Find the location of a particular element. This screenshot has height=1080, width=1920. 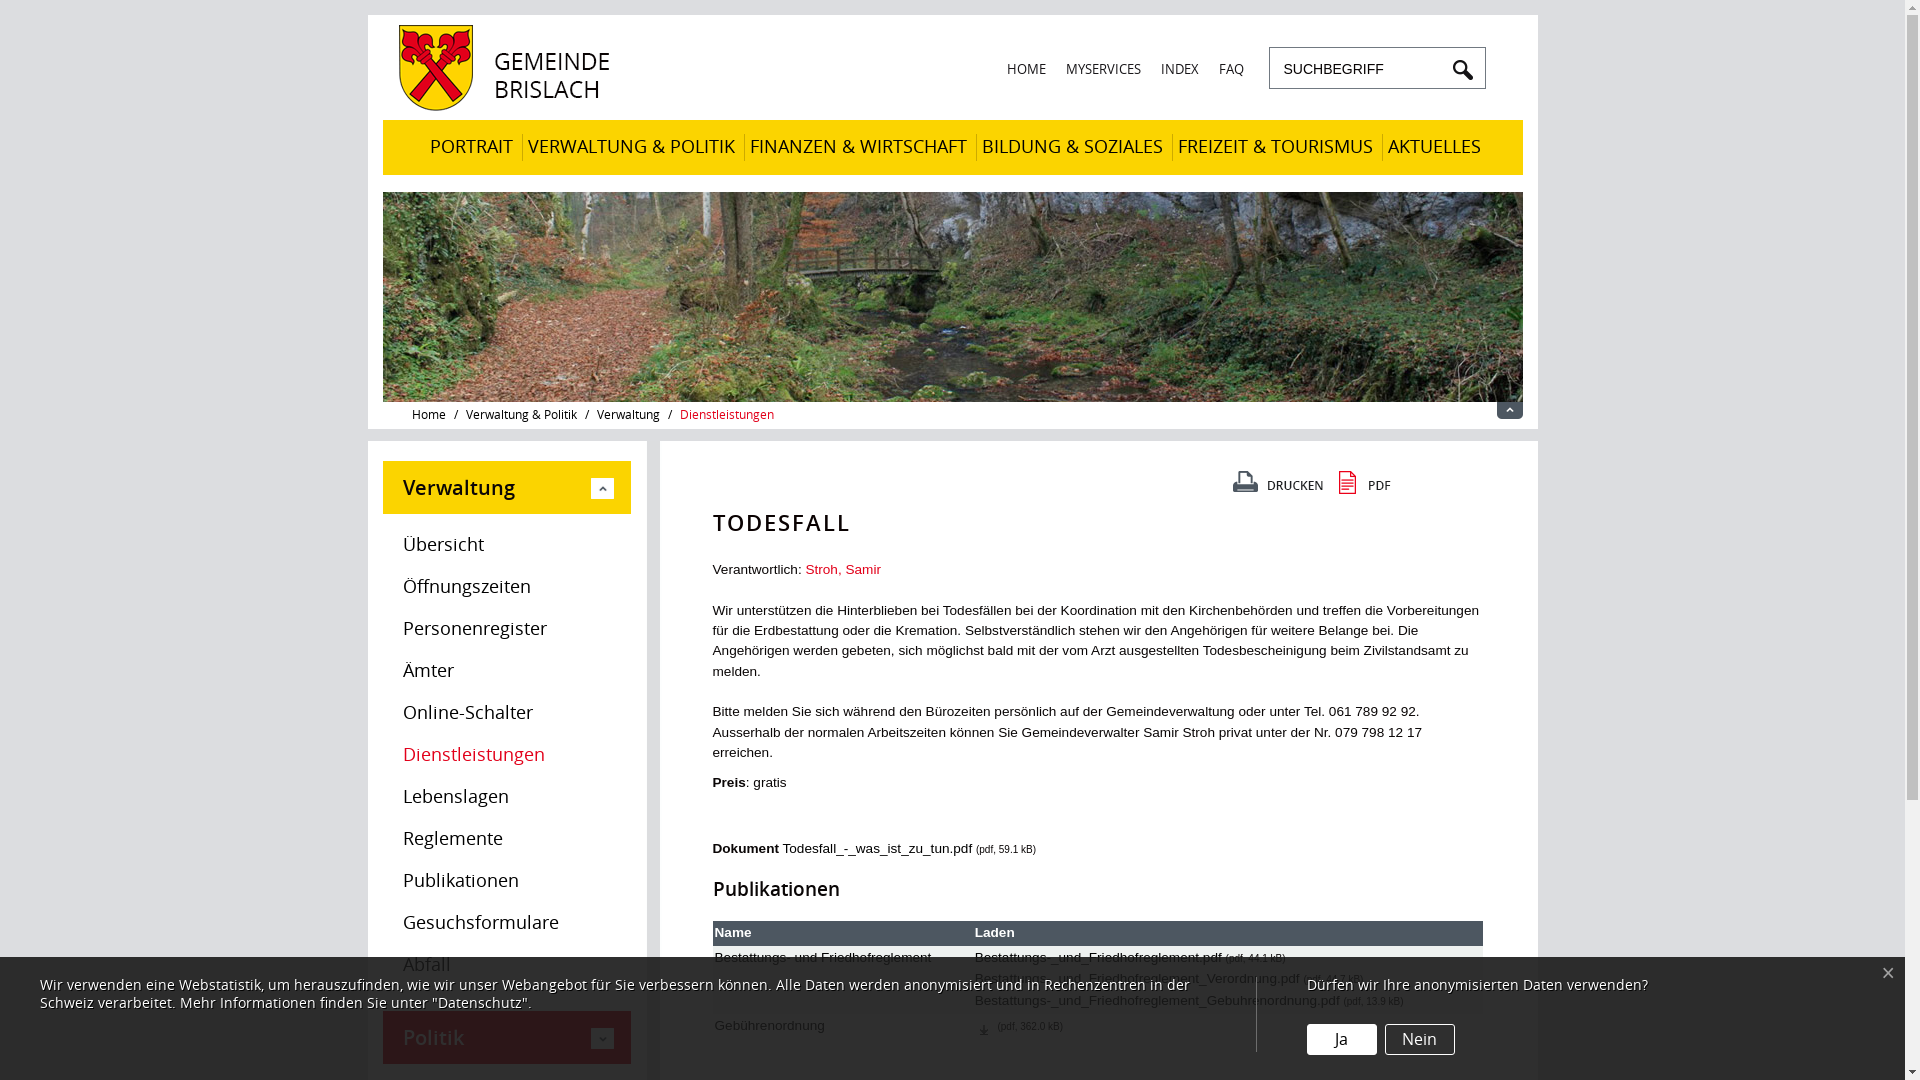

'AKTUELLES' is located at coordinates (1433, 146).